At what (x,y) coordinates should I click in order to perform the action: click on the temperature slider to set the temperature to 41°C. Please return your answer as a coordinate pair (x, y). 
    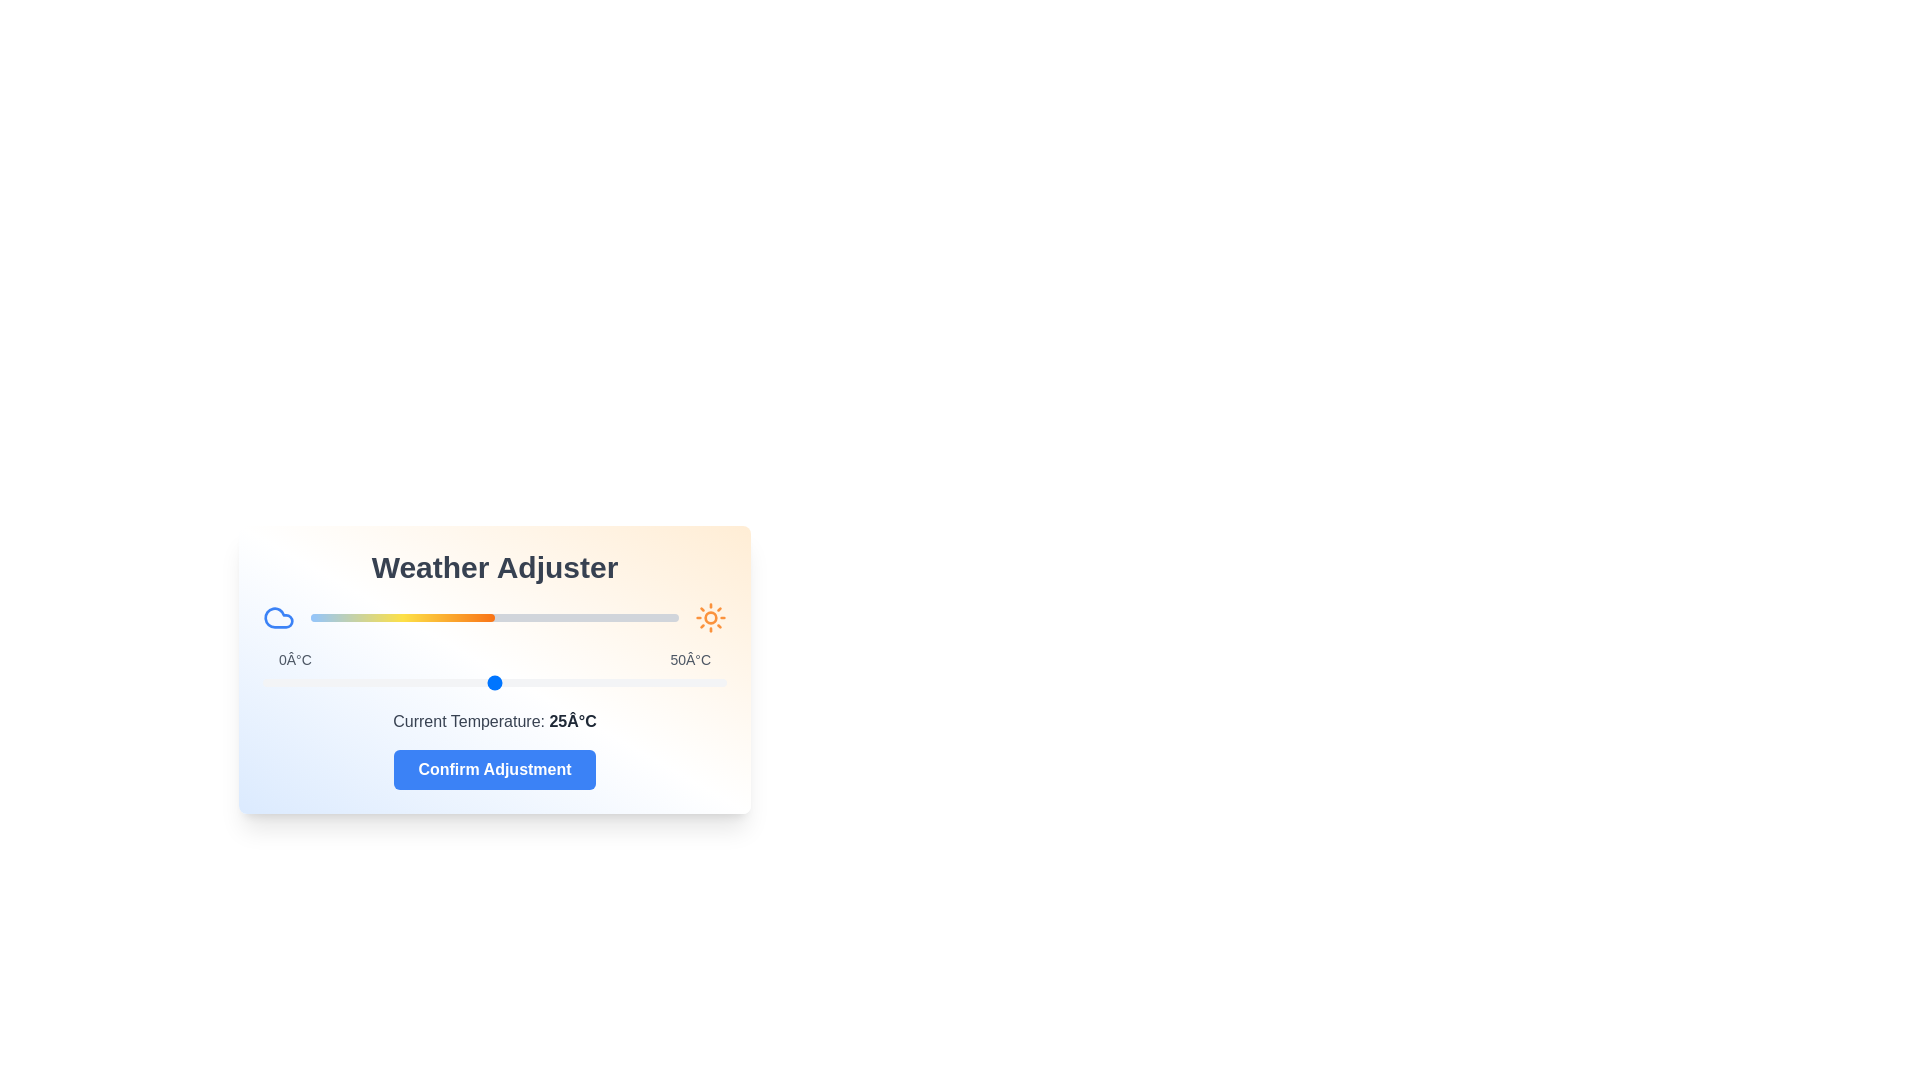
    Looking at the image, I should click on (643, 681).